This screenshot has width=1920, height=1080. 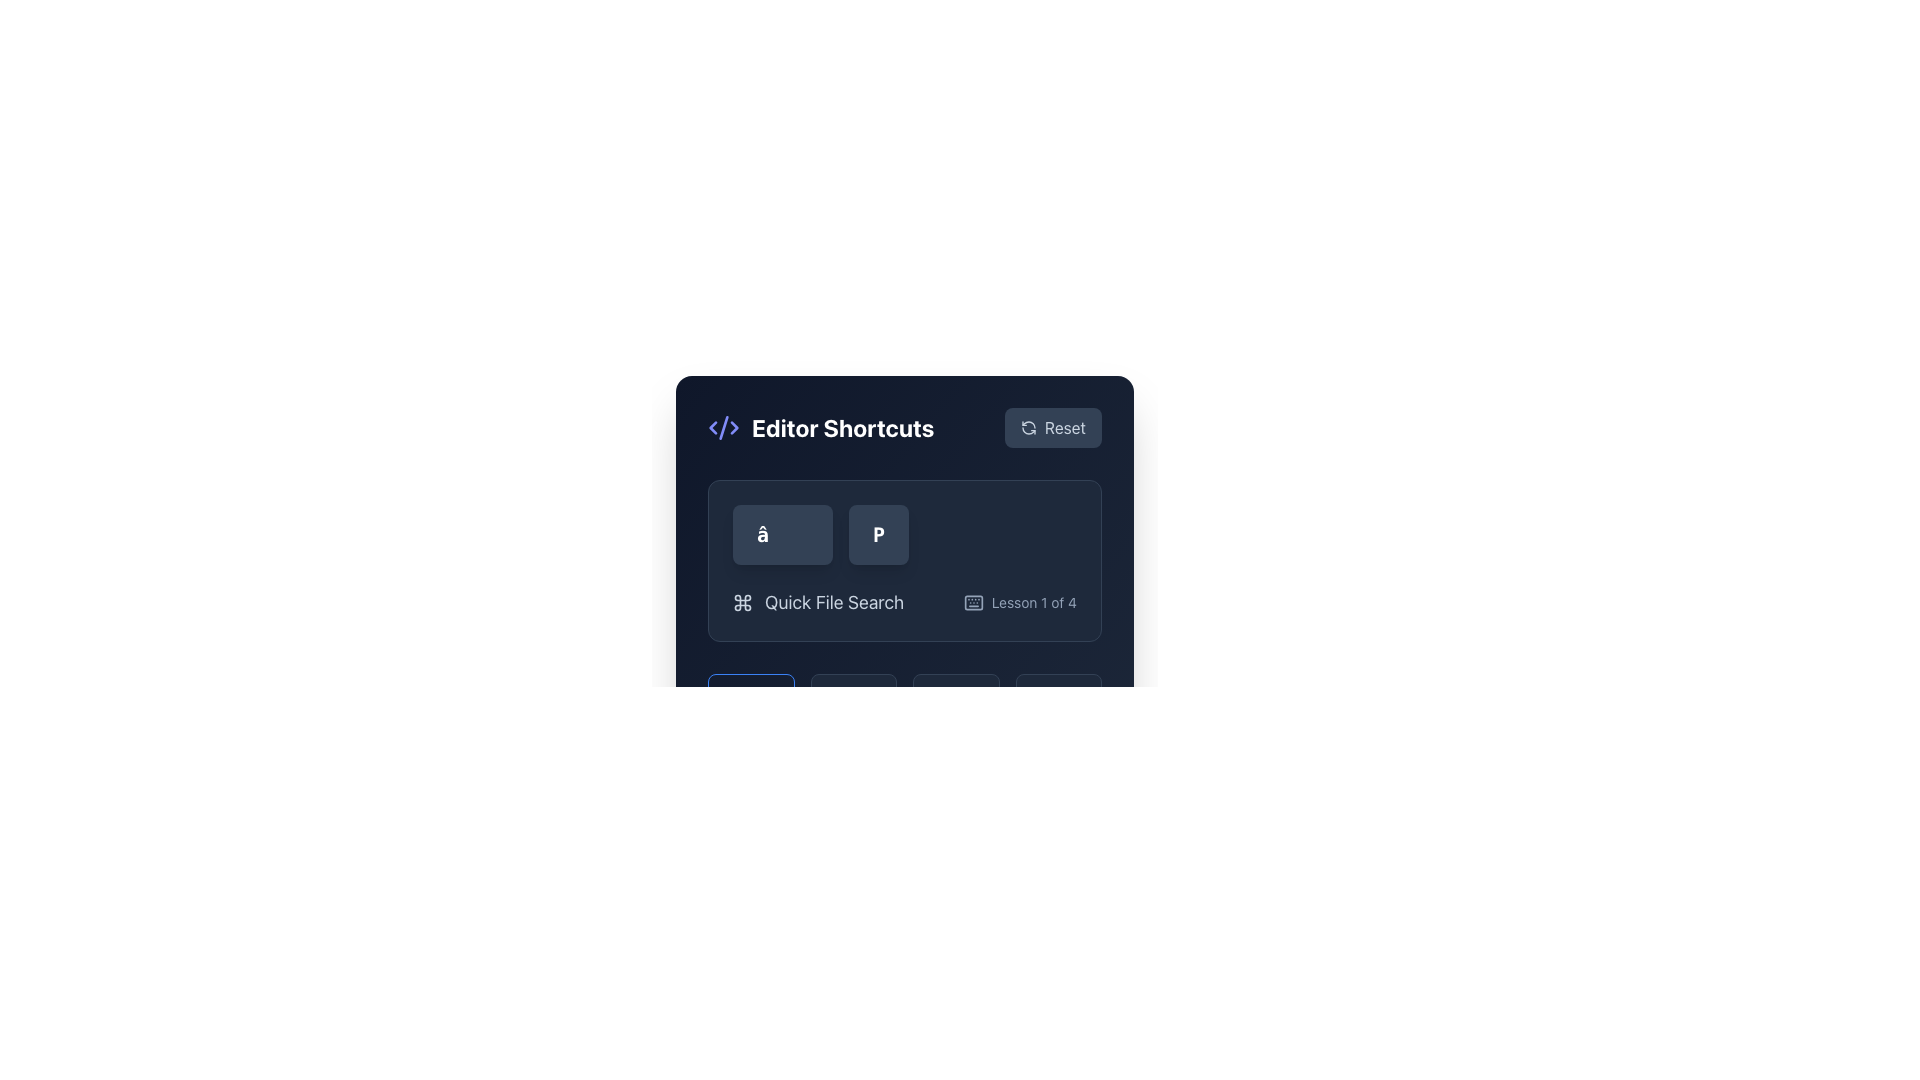 What do you see at coordinates (1064, 427) in the screenshot?
I see `the label embedded in the reset/clear button located in the top-right corner of the 'Editor Shortcuts' panel, next to a circular refresh icon` at bounding box center [1064, 427].